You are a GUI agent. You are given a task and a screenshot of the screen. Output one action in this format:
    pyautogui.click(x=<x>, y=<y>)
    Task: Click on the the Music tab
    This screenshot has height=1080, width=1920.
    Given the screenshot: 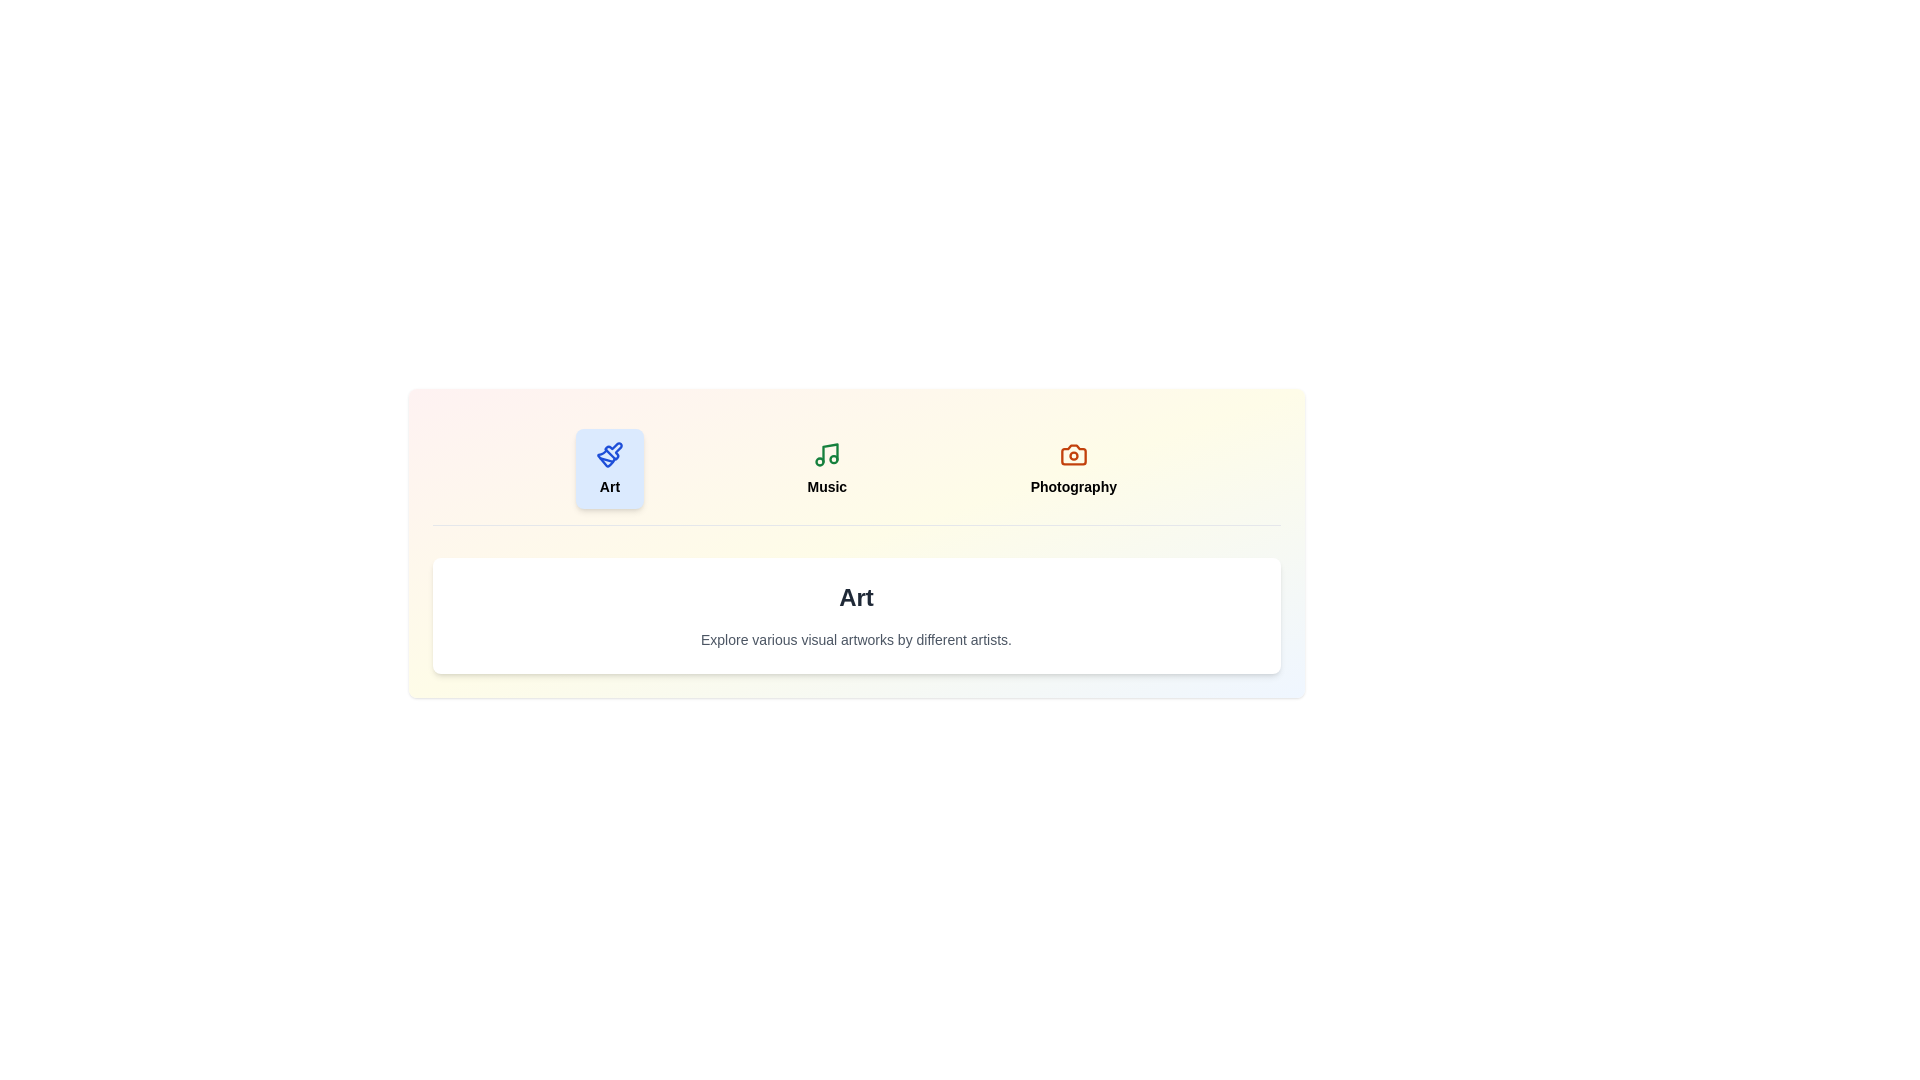 What is the action you would take?
    pyautogui.click(x=827, y=469)
    